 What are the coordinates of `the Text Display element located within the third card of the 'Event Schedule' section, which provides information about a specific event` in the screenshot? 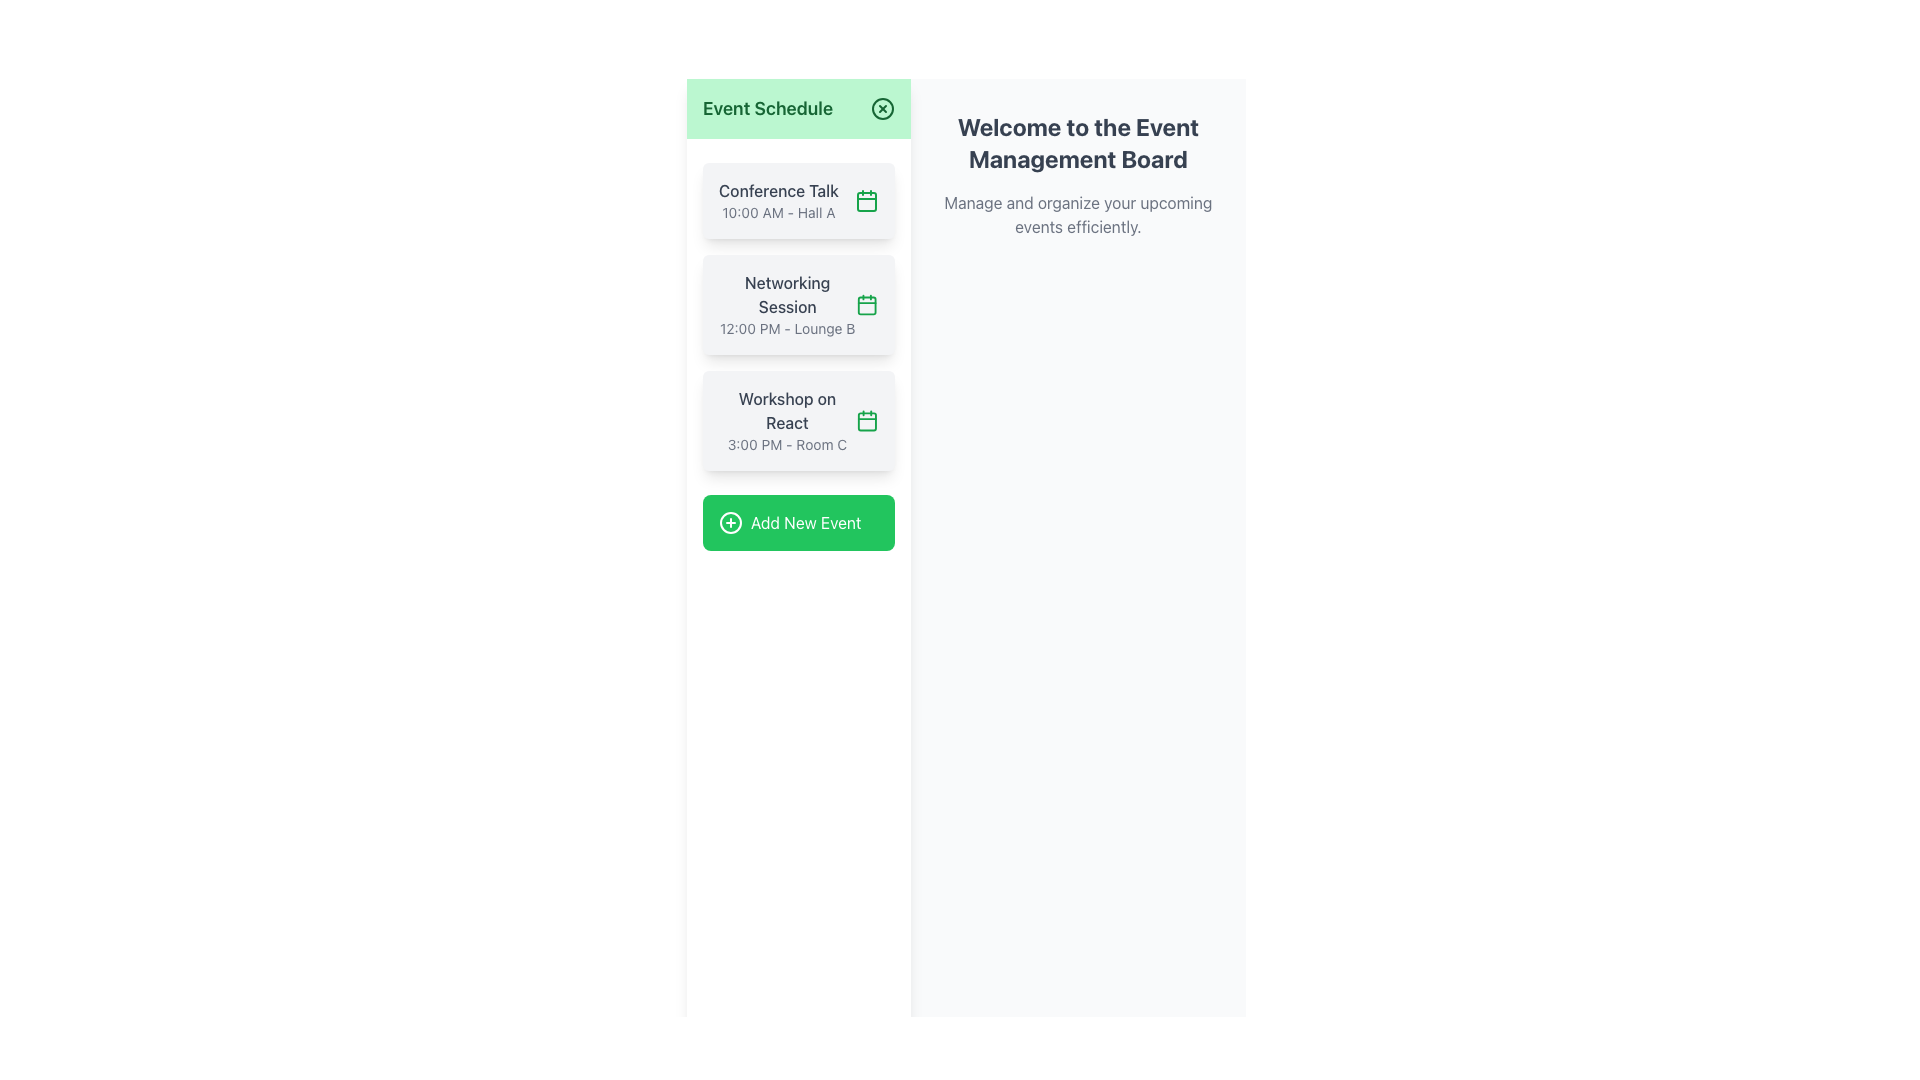 It's located at (786, 419).